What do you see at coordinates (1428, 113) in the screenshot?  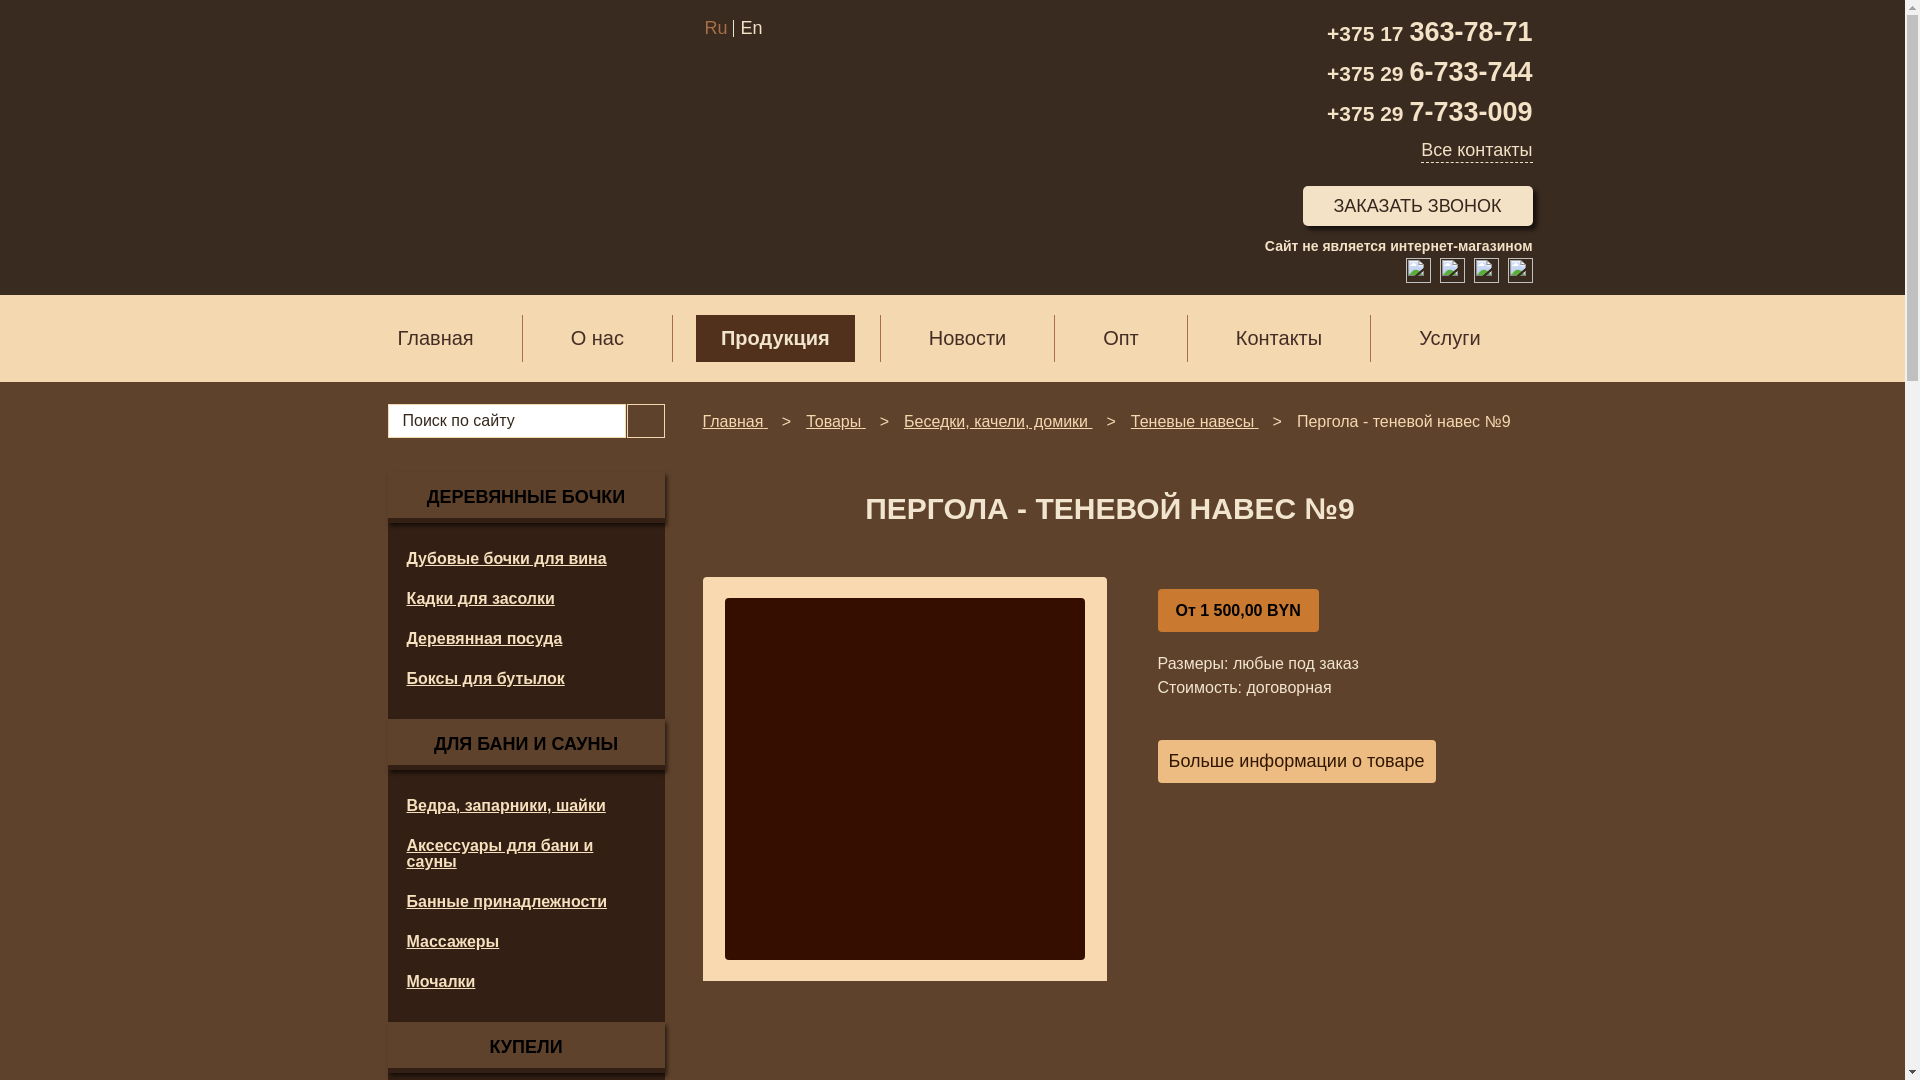 I see `'+375 29 7-733-009'` at bounding box center [1428, 113].